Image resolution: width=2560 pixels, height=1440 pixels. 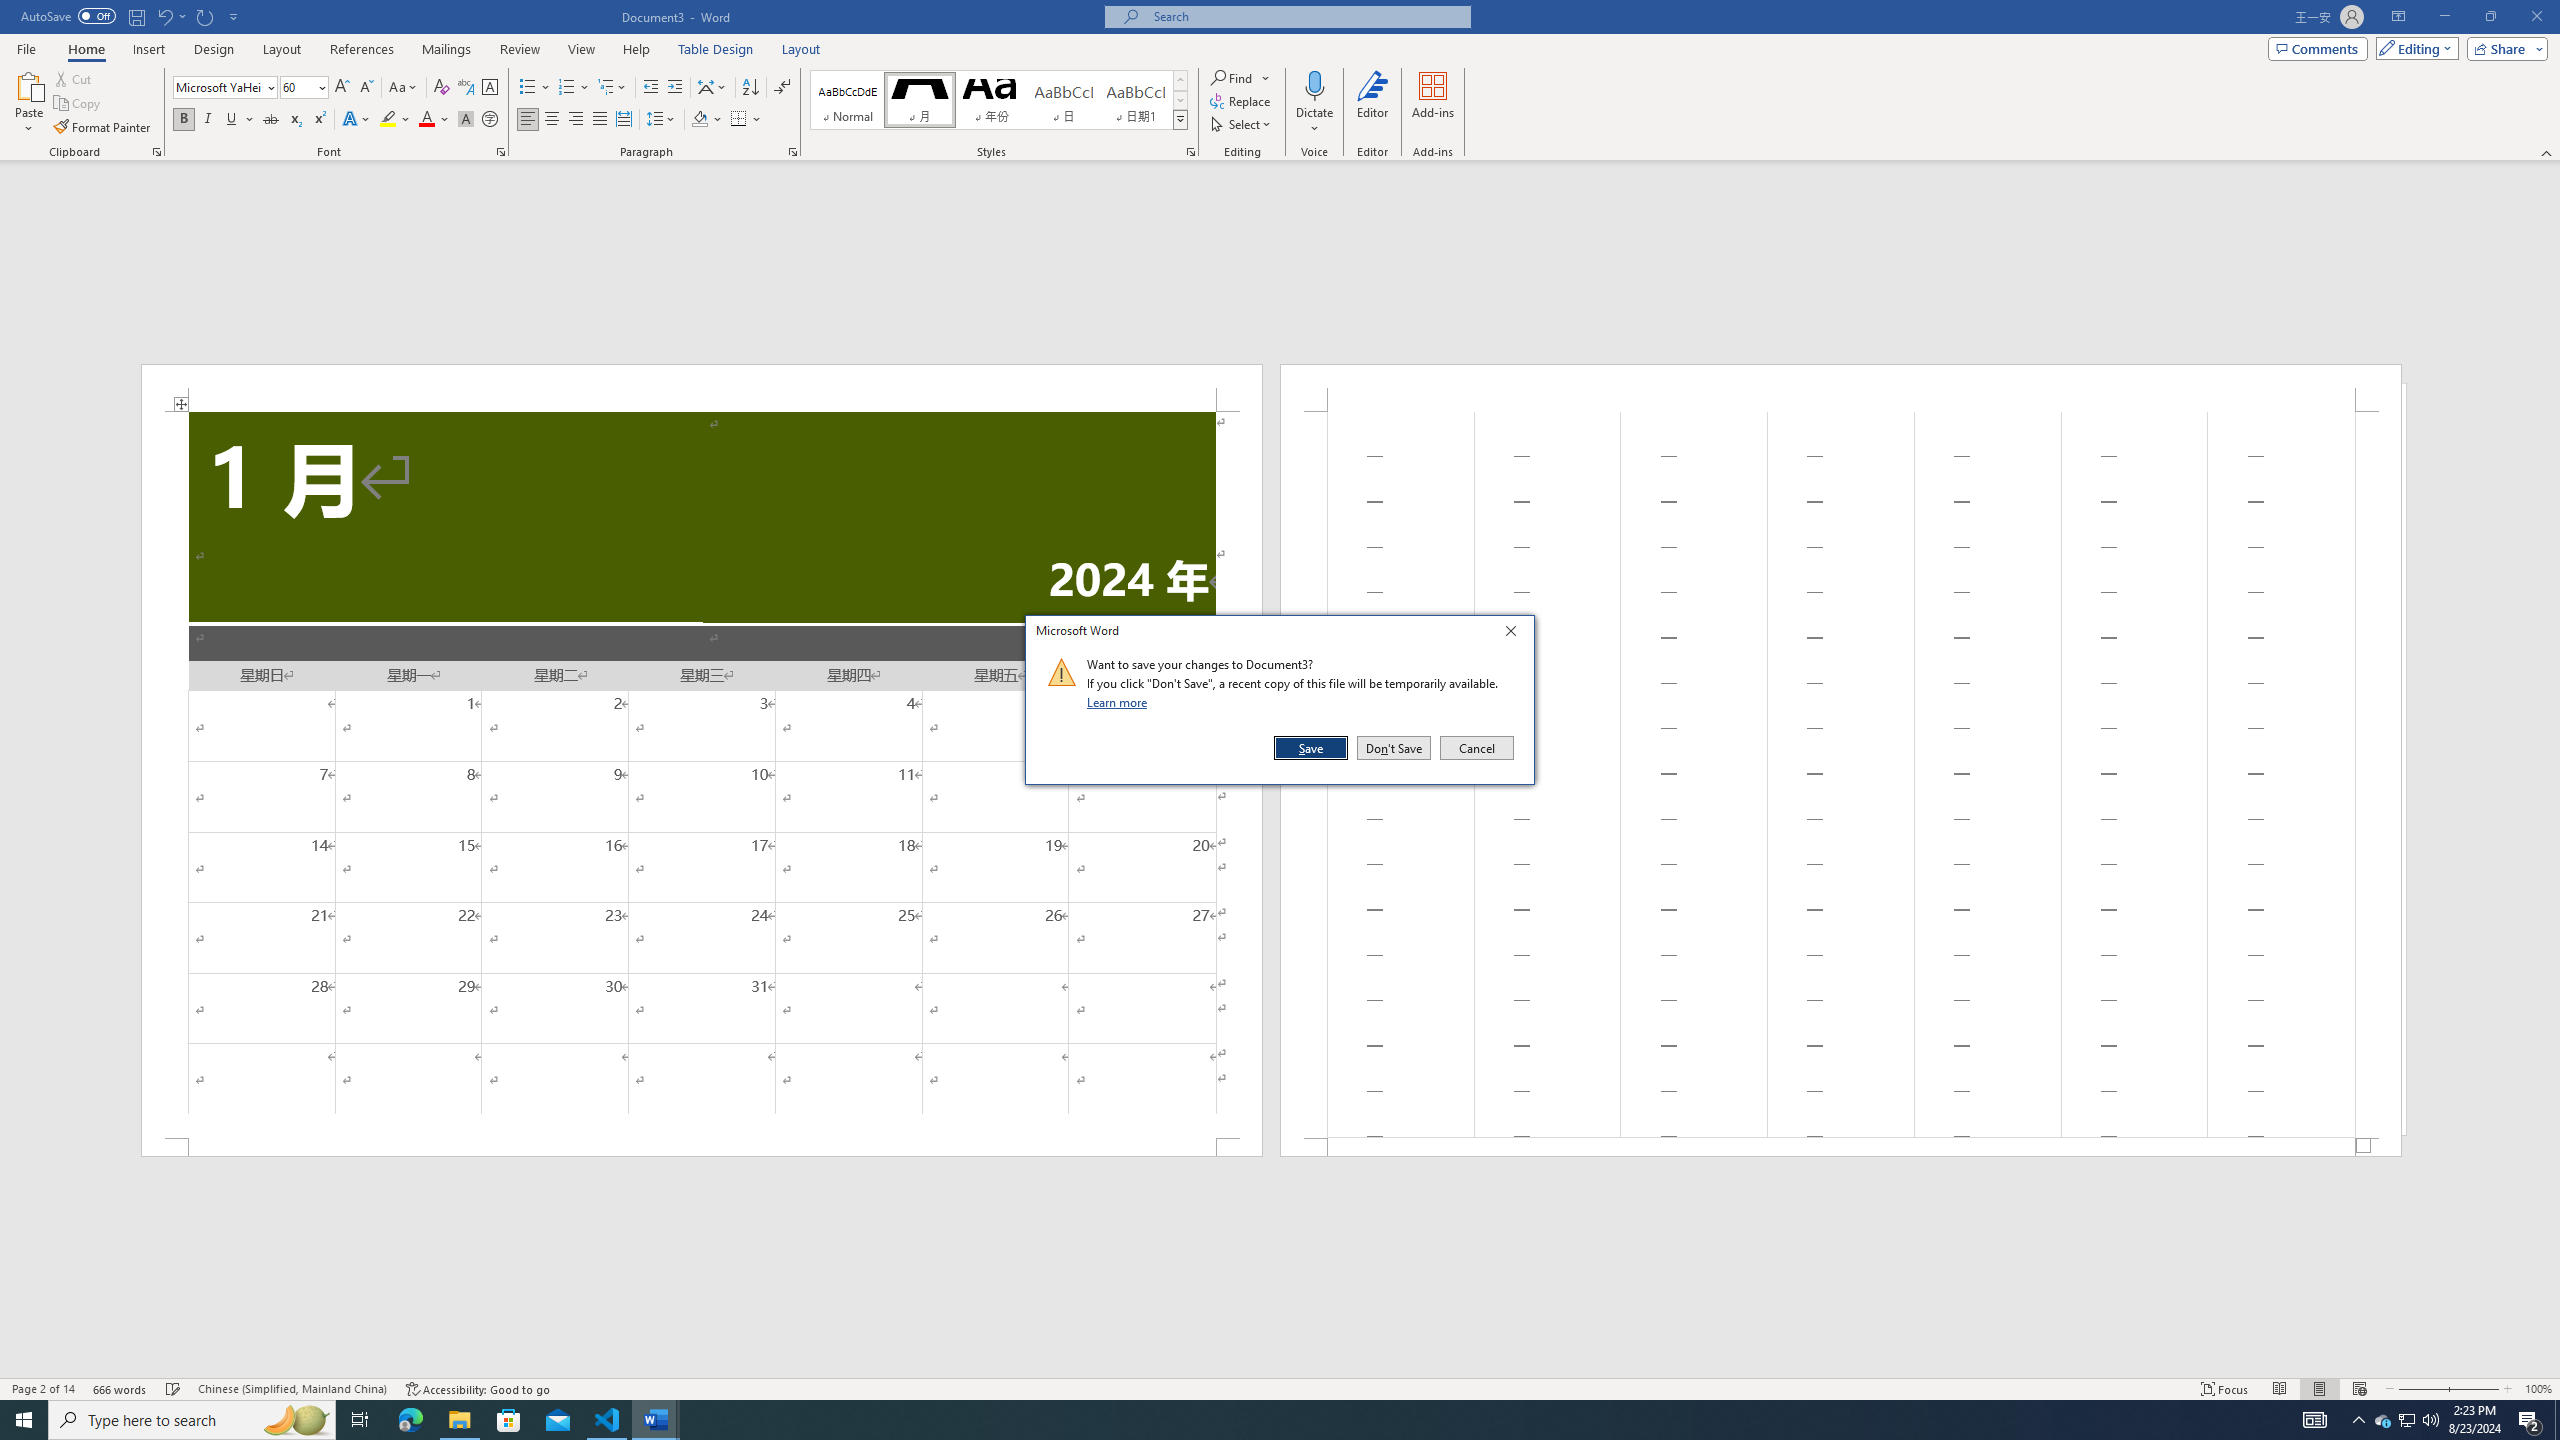 I want to click on 'Word - 2 running windows', so click(x=656, y=1418).